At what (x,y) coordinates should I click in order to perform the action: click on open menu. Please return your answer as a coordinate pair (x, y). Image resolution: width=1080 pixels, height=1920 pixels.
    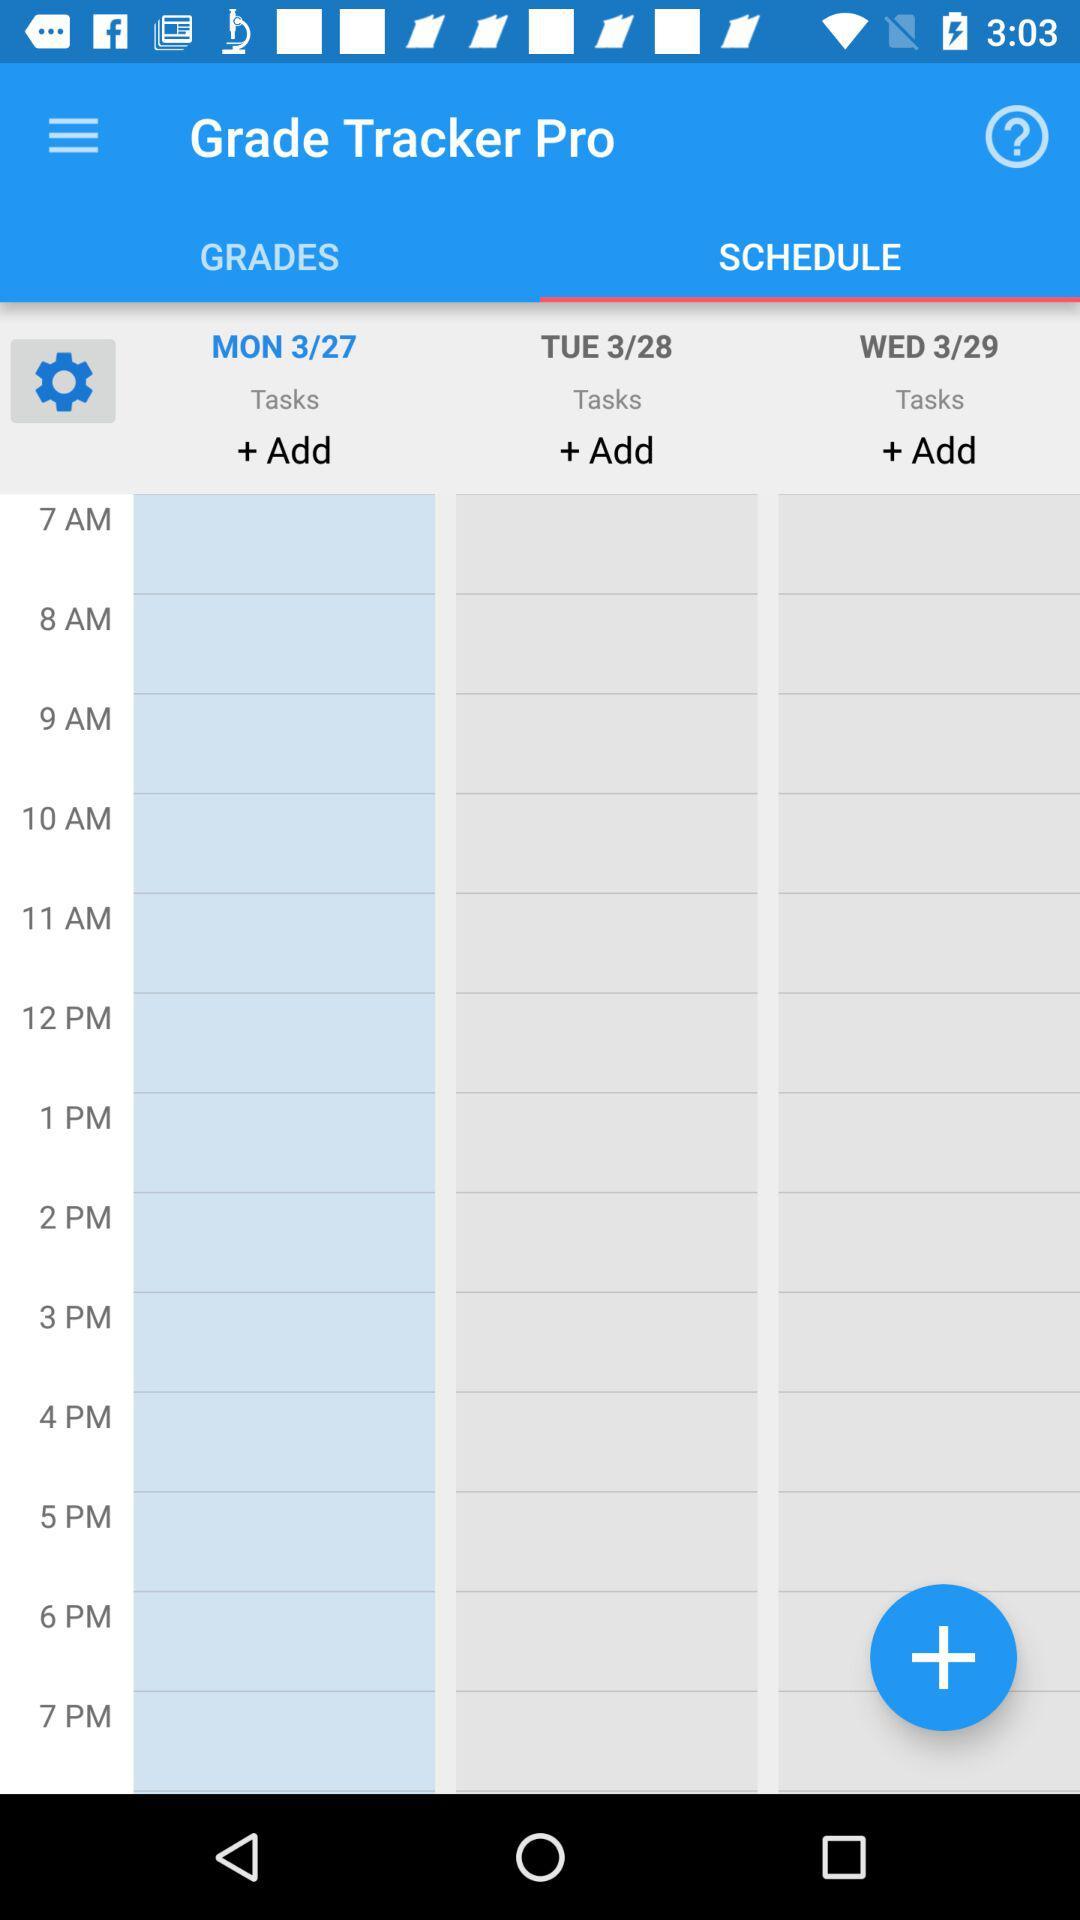
    Looking at the image, I should click on (72, 135).